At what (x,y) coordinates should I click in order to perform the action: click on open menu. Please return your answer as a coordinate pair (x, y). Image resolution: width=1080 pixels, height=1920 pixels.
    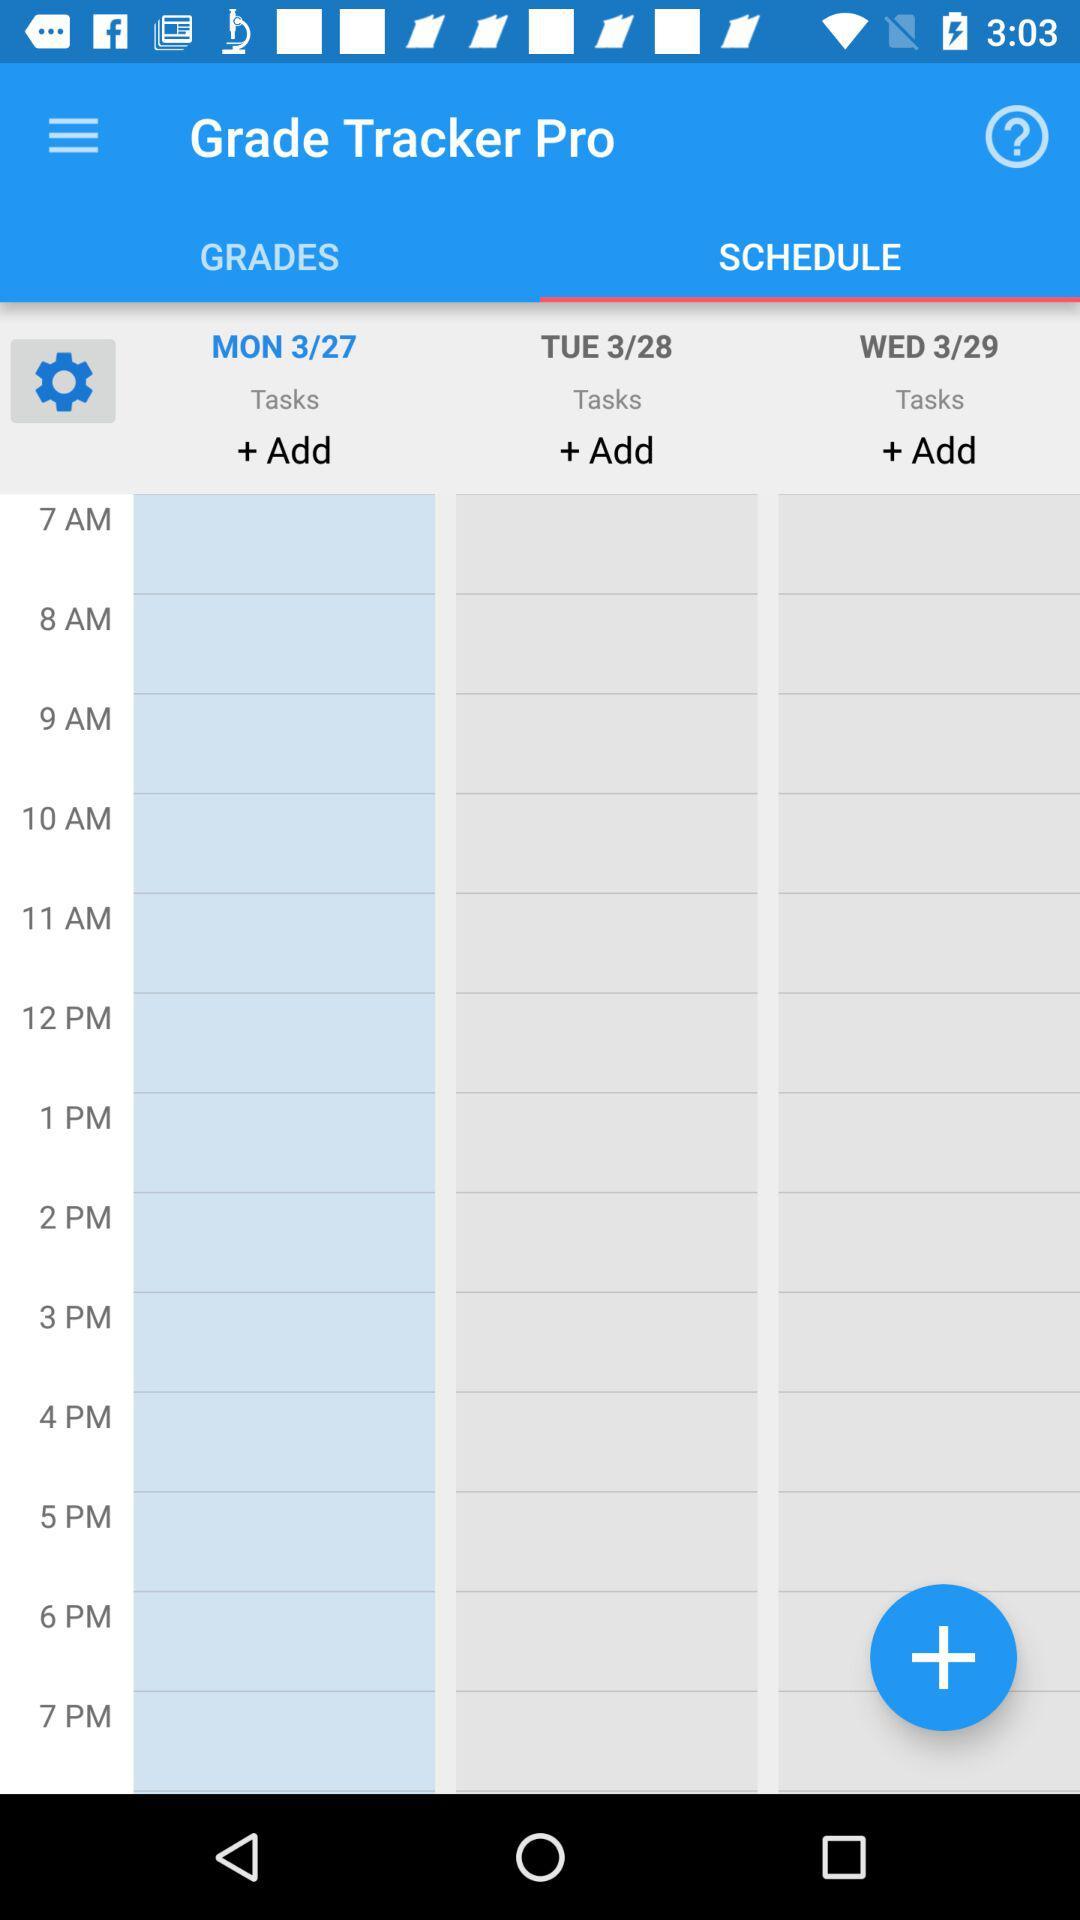
    Looking at the image, I should click on (72, 135).